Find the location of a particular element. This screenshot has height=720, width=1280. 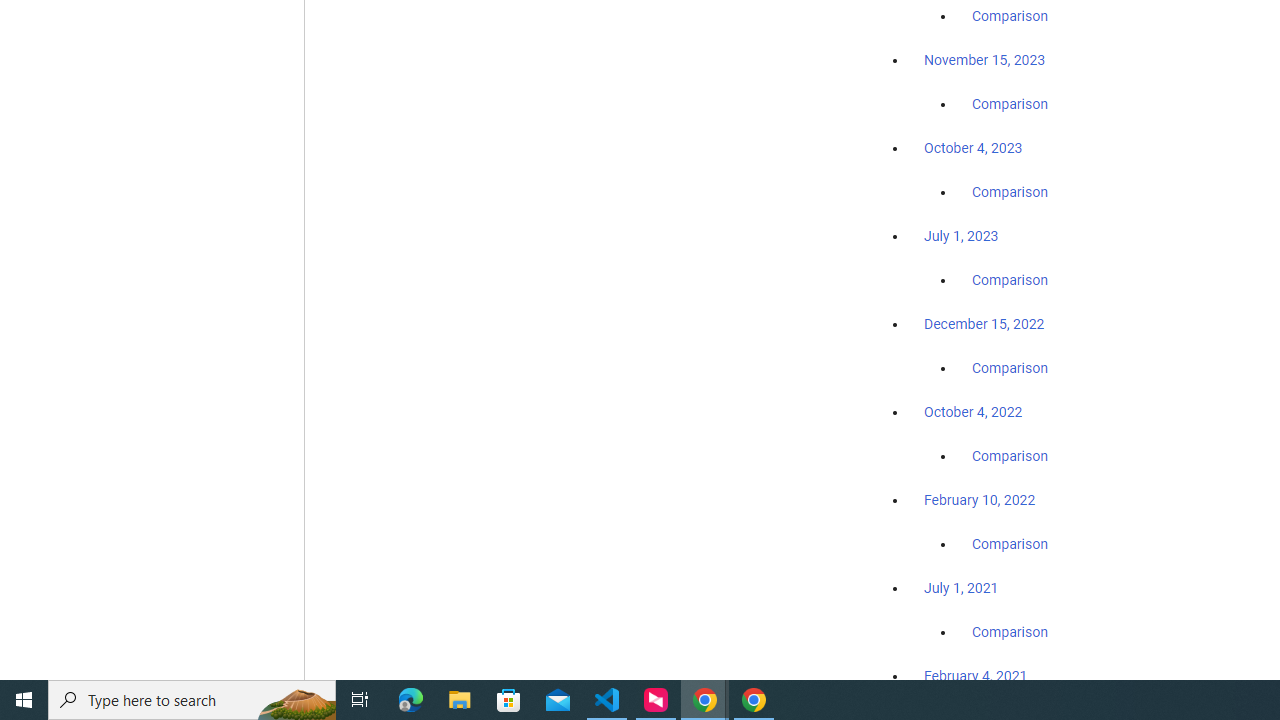

'October 4, 2023' is located at coordinates (973, 147).